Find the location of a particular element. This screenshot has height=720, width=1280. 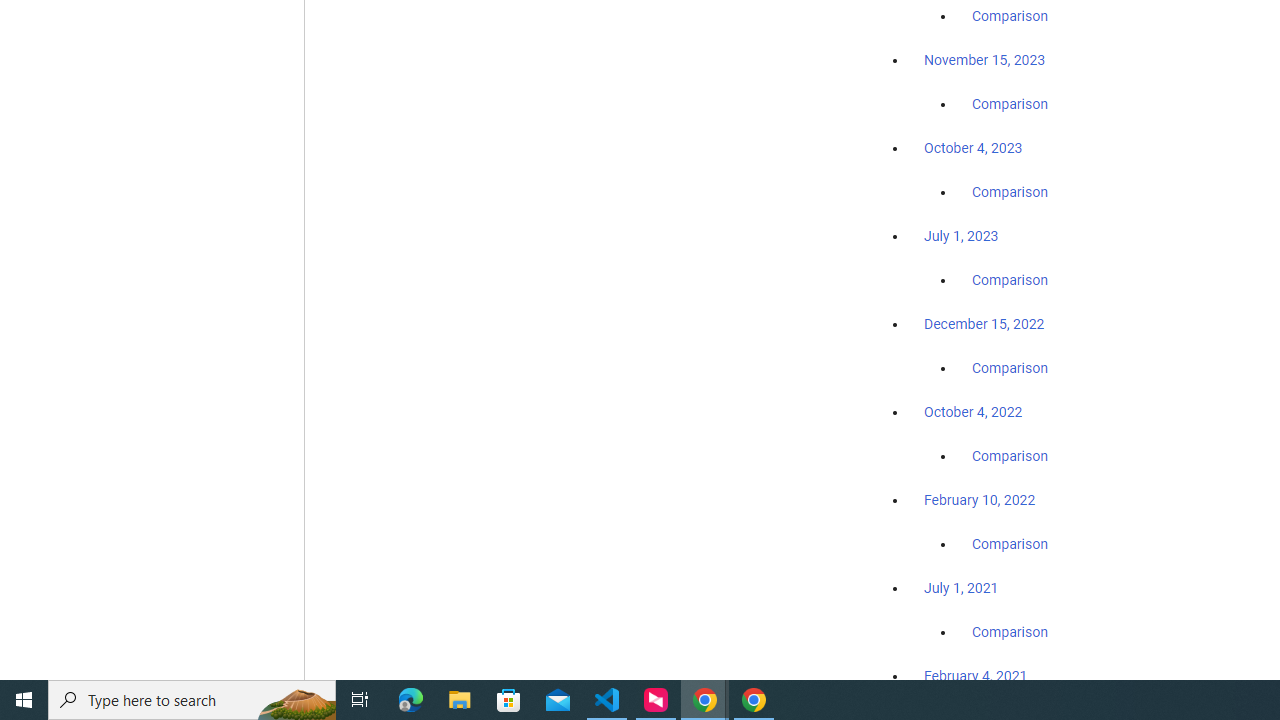

'October 4, 2023' is located at coordinates (973, 147).